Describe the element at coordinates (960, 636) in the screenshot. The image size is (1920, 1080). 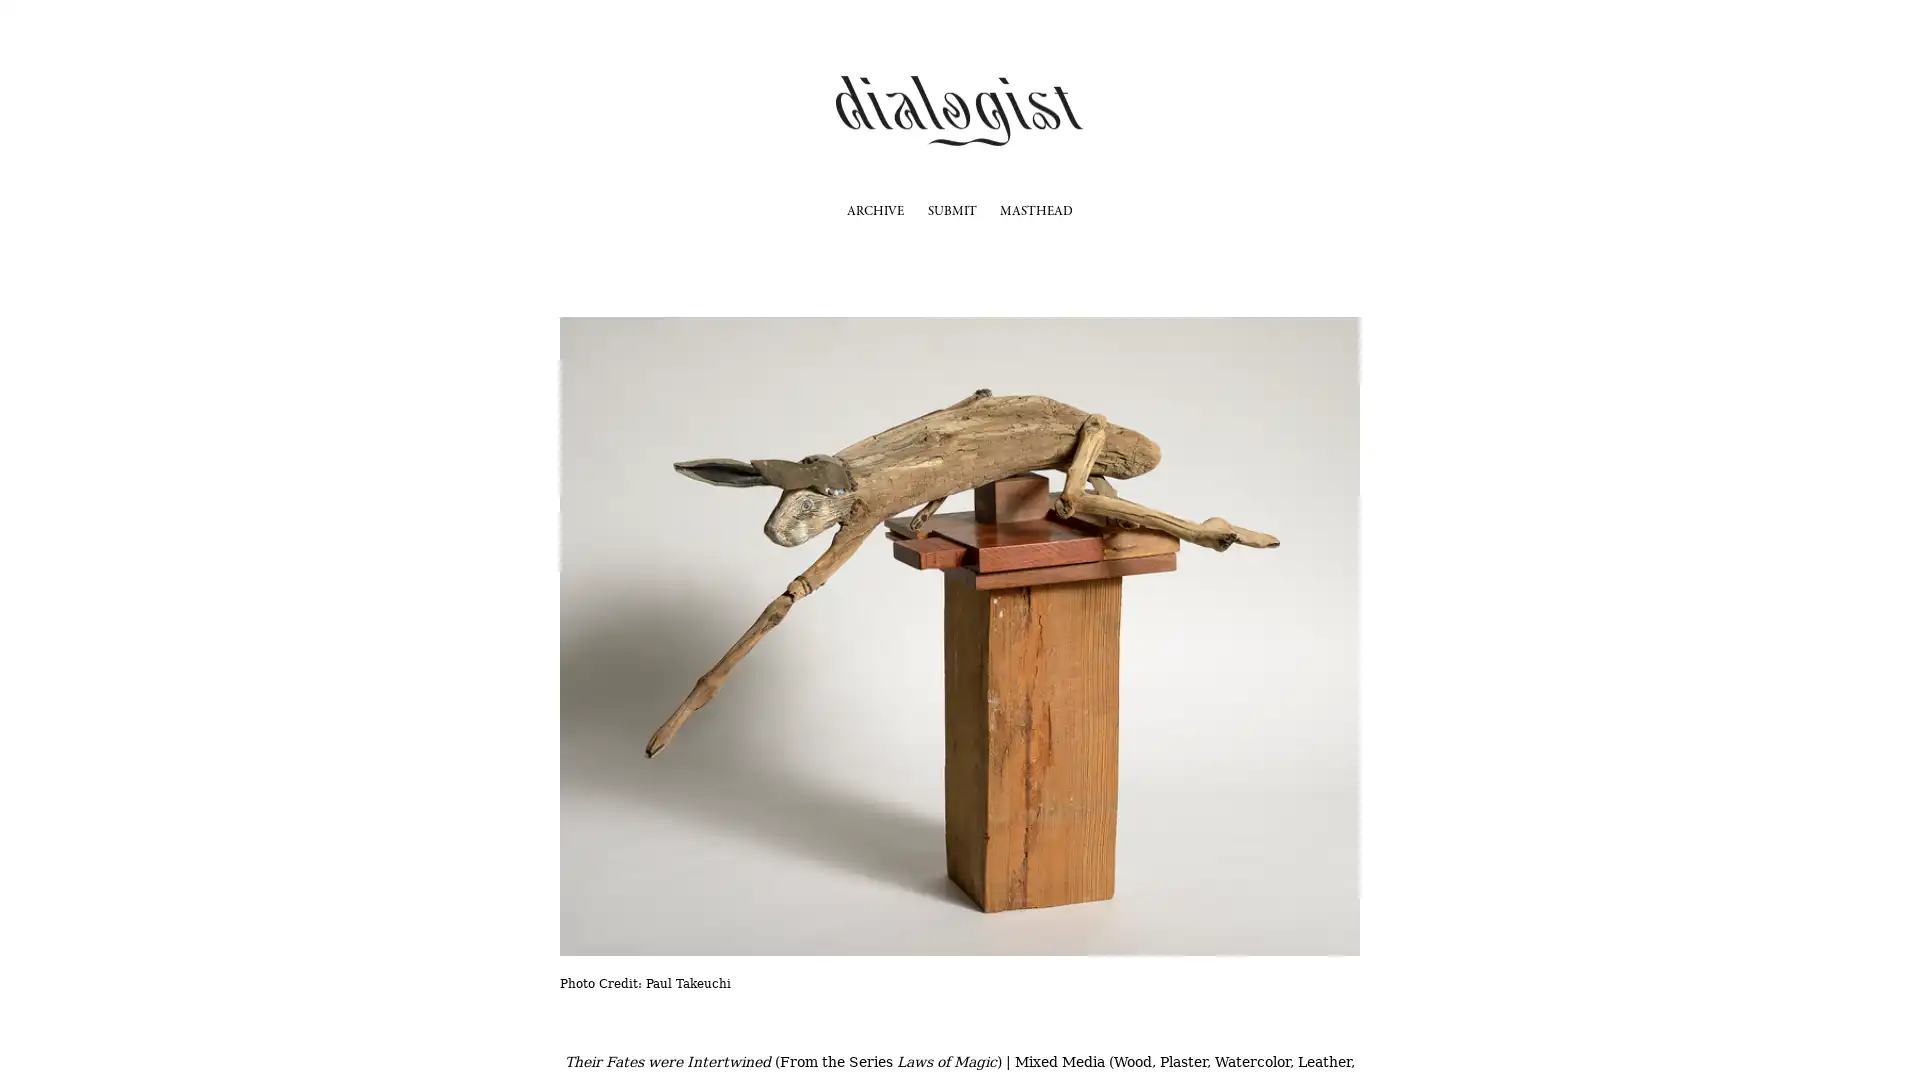
I see `View fullsize Photo Credit: Paul Takeuchi` at that location.